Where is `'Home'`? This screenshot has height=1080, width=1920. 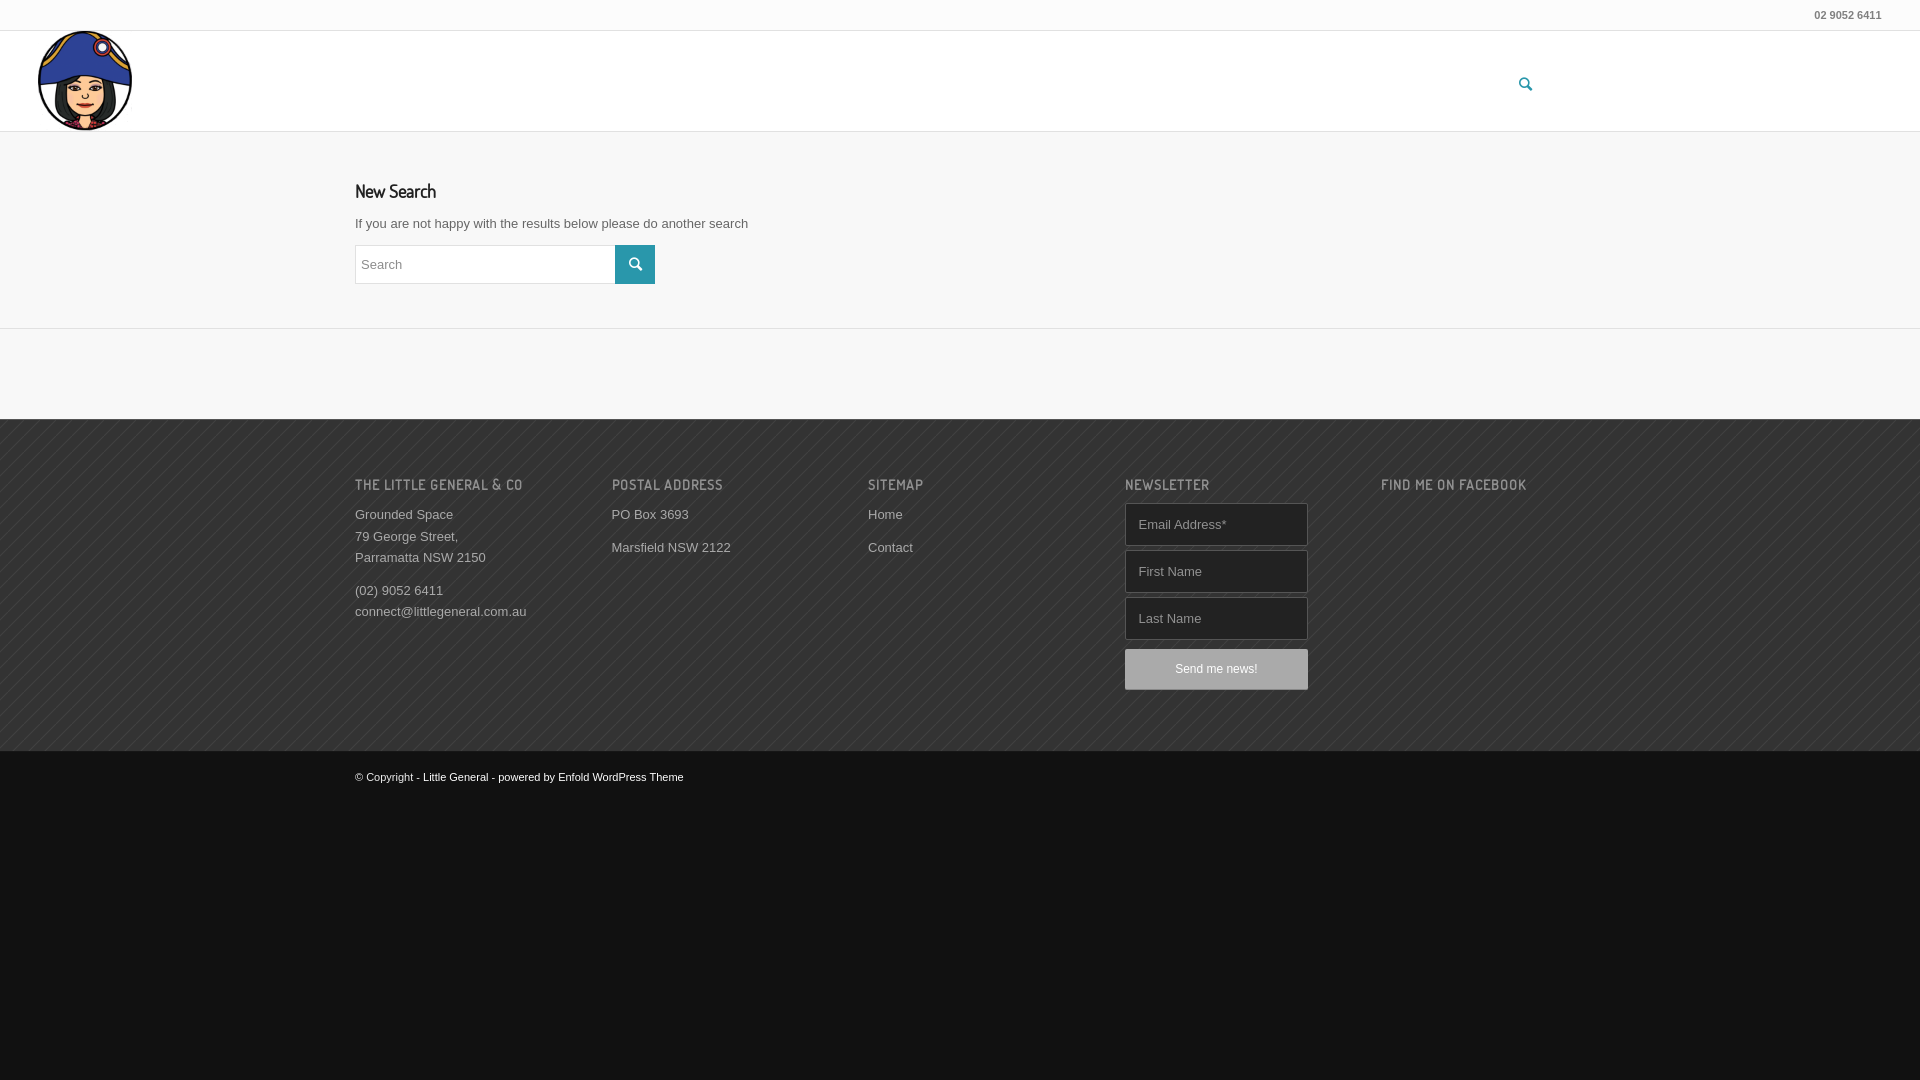 'Home' is located at coordinates (868, 513).